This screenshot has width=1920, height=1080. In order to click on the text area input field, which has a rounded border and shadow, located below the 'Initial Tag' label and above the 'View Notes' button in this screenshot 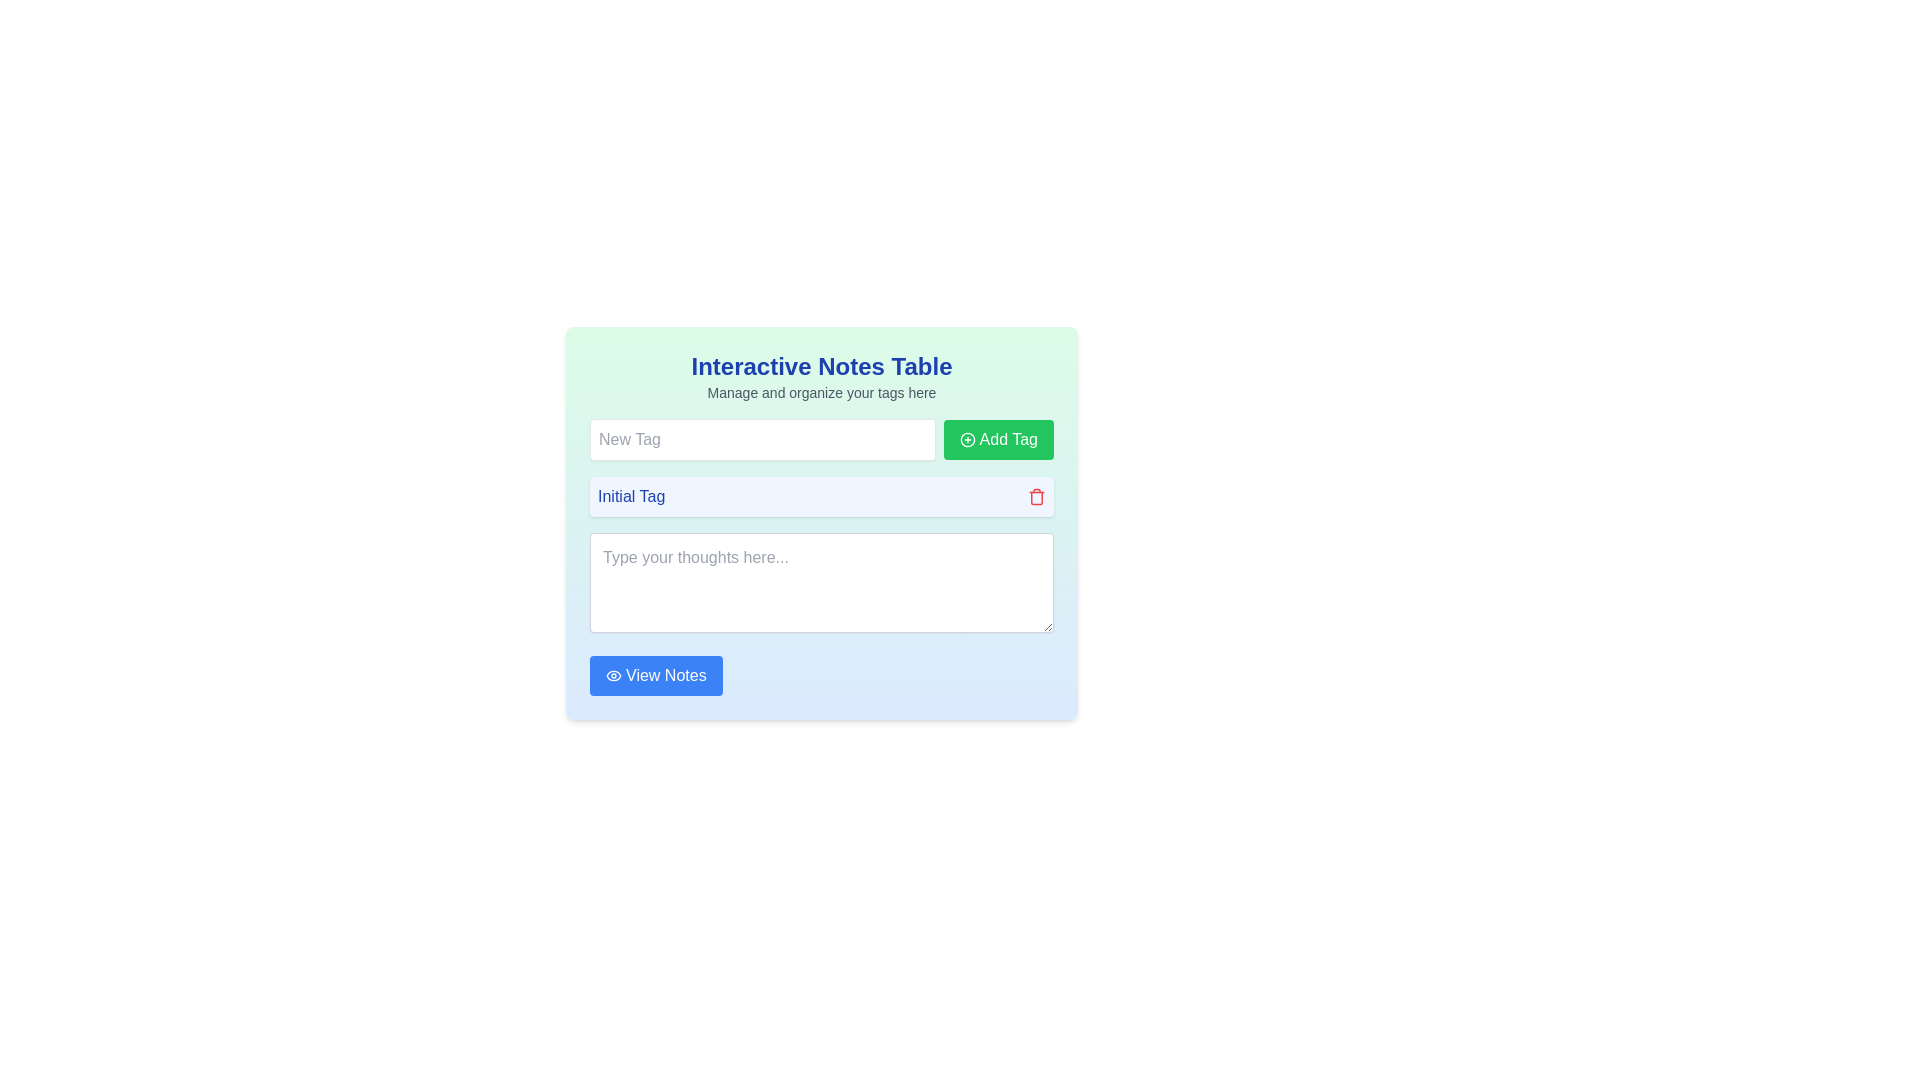, I will do `click(821, 582)`.